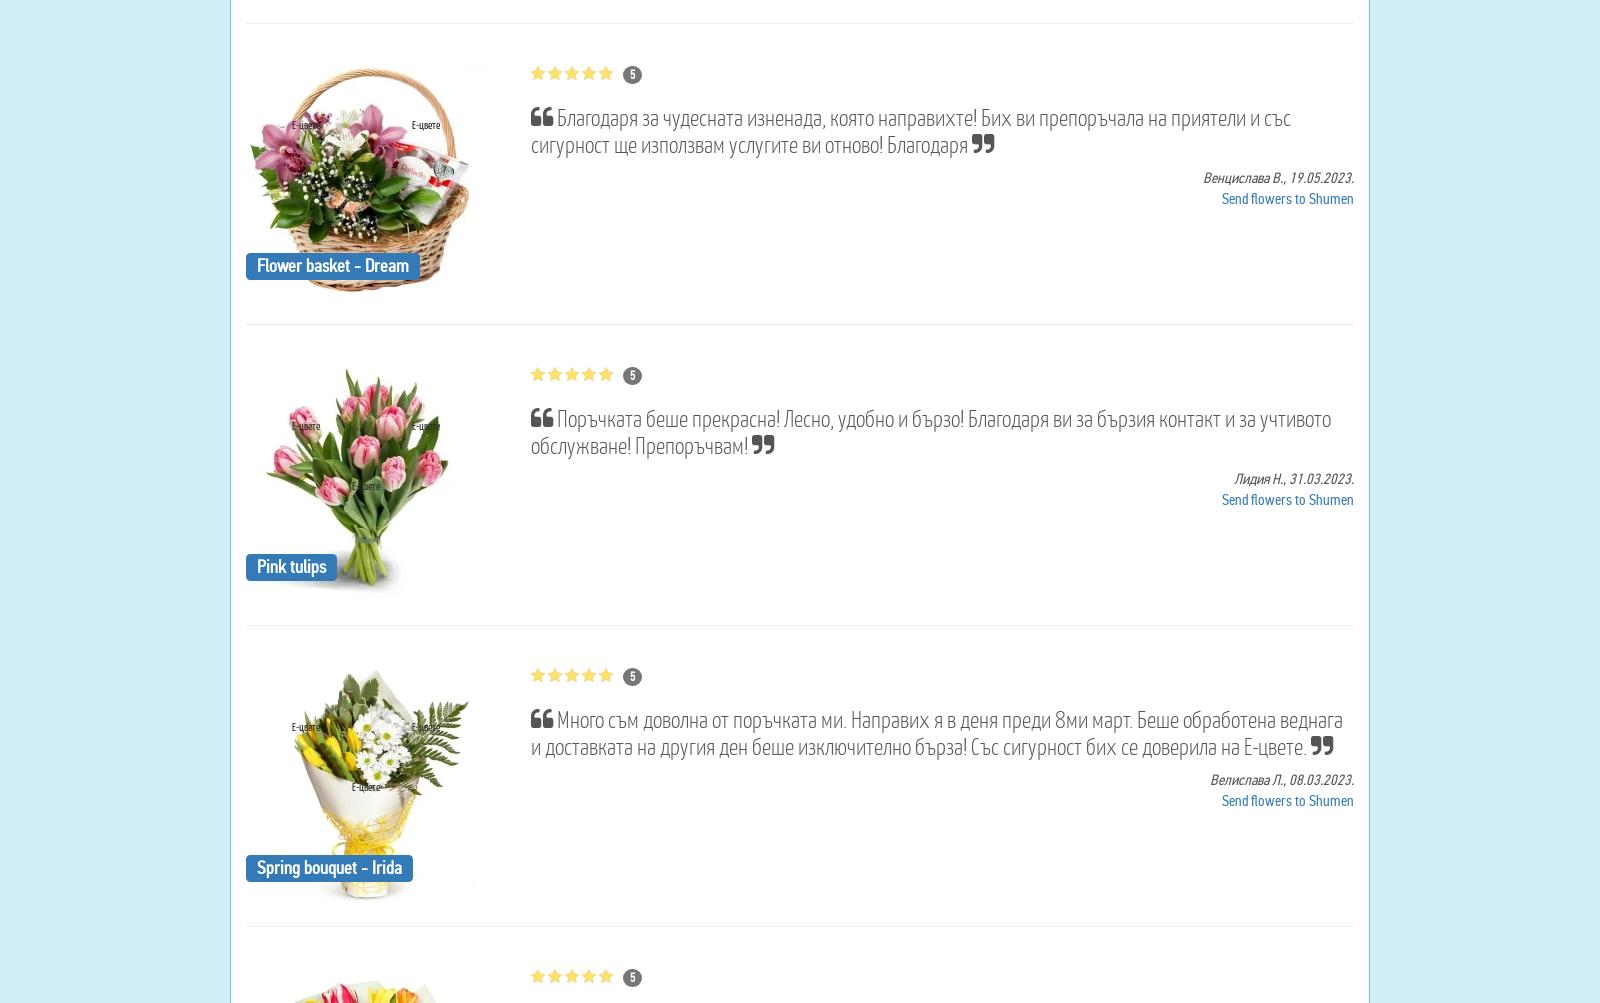 The image size is (1600, 1003). Describe the element at coordinates (1320, 478) in the screenshot. I see `'31.03.2023.'` at that location.